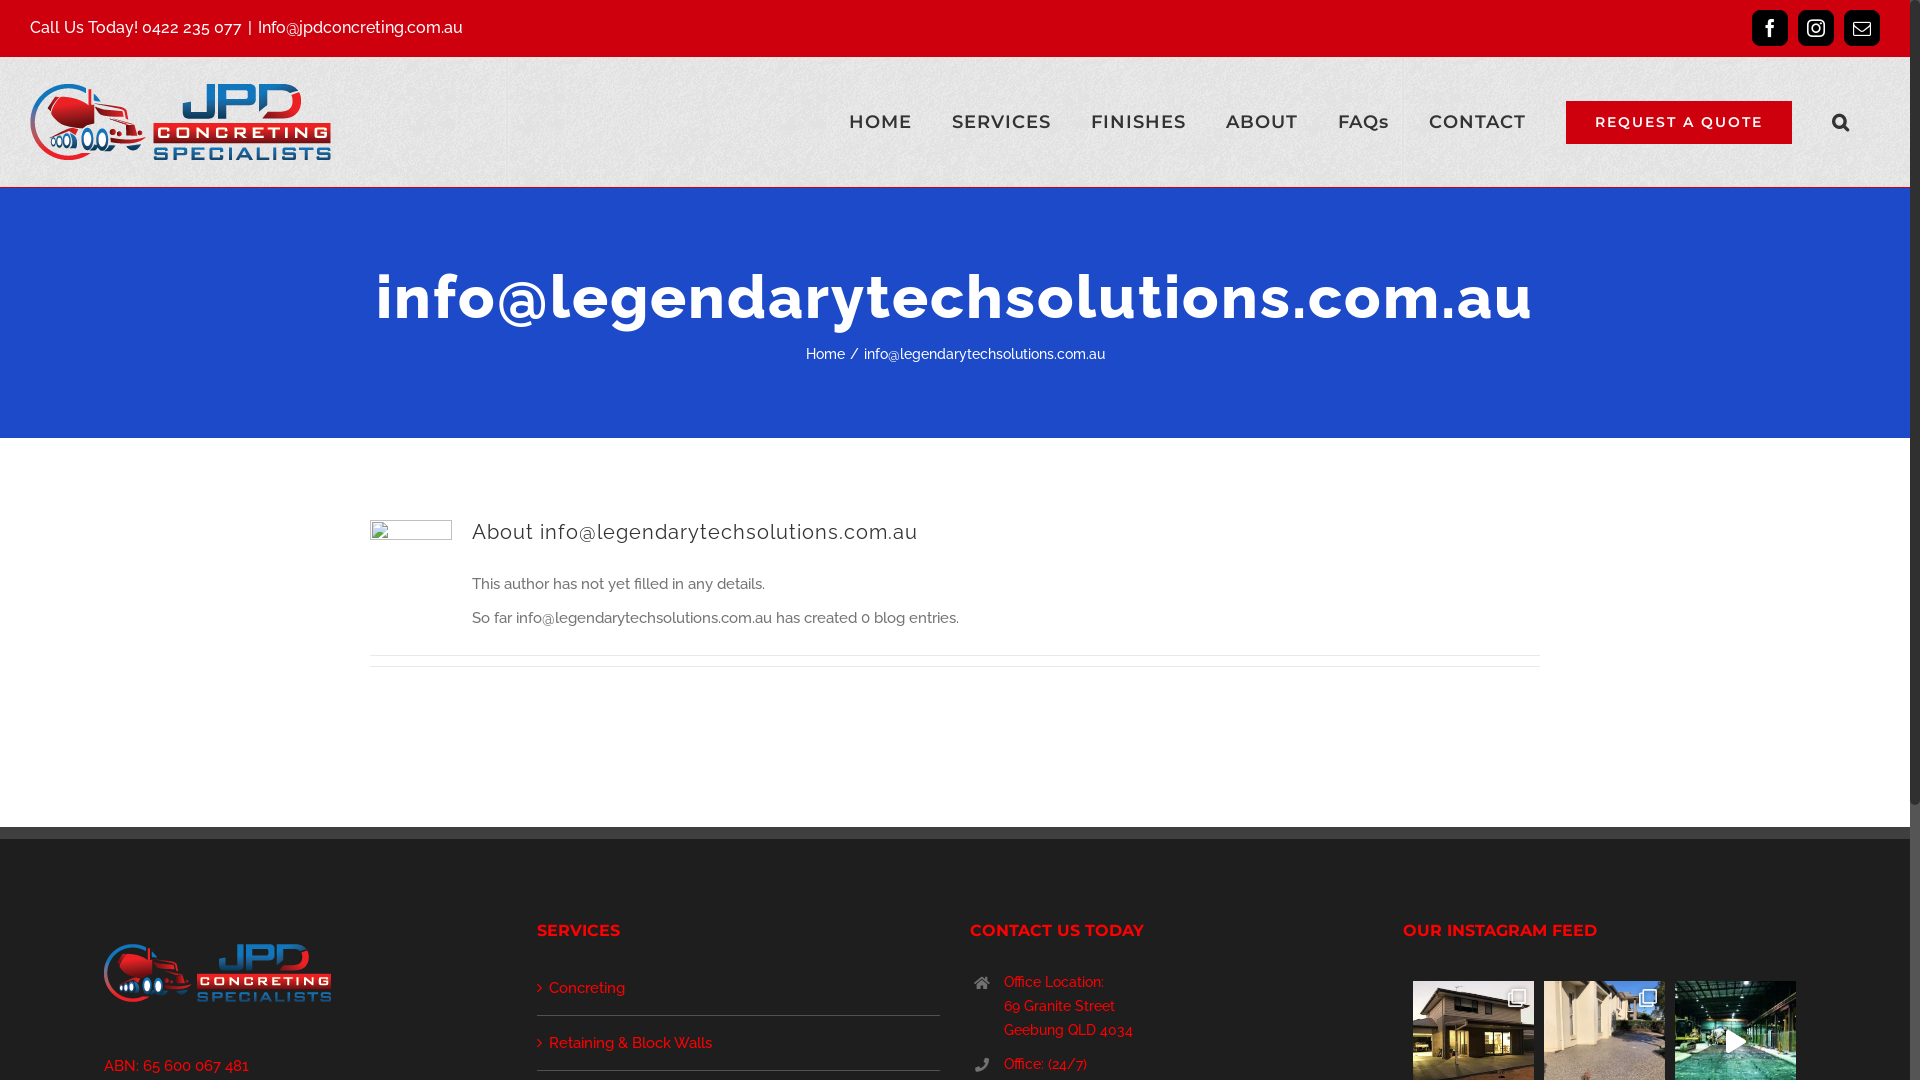  What do you see at coordinates (1001, 122) in the screenshot?
I see `'SERVICES'` at bounding box center [1001, 122].